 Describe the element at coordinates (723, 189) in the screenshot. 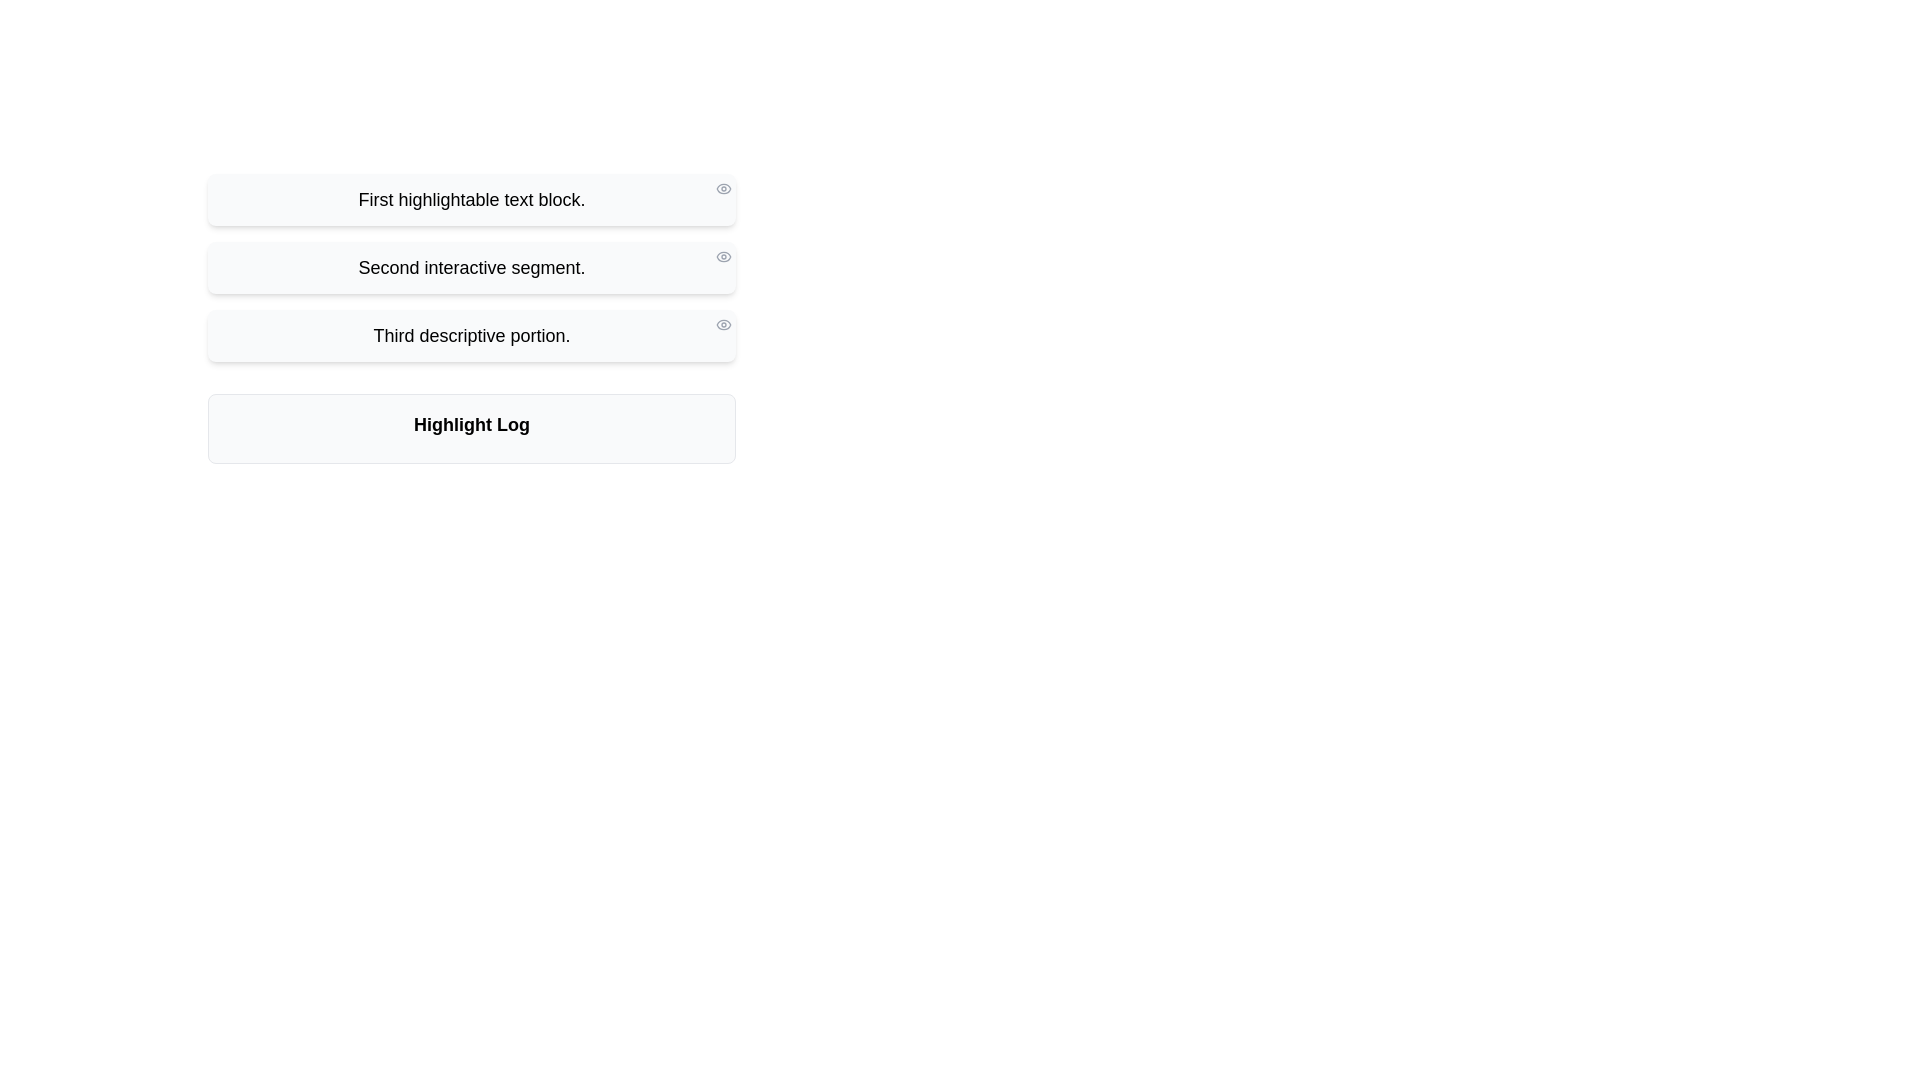

I see `the 'eye' icon in the top-right corner, which represents a visibility toggle or view action` at that location.